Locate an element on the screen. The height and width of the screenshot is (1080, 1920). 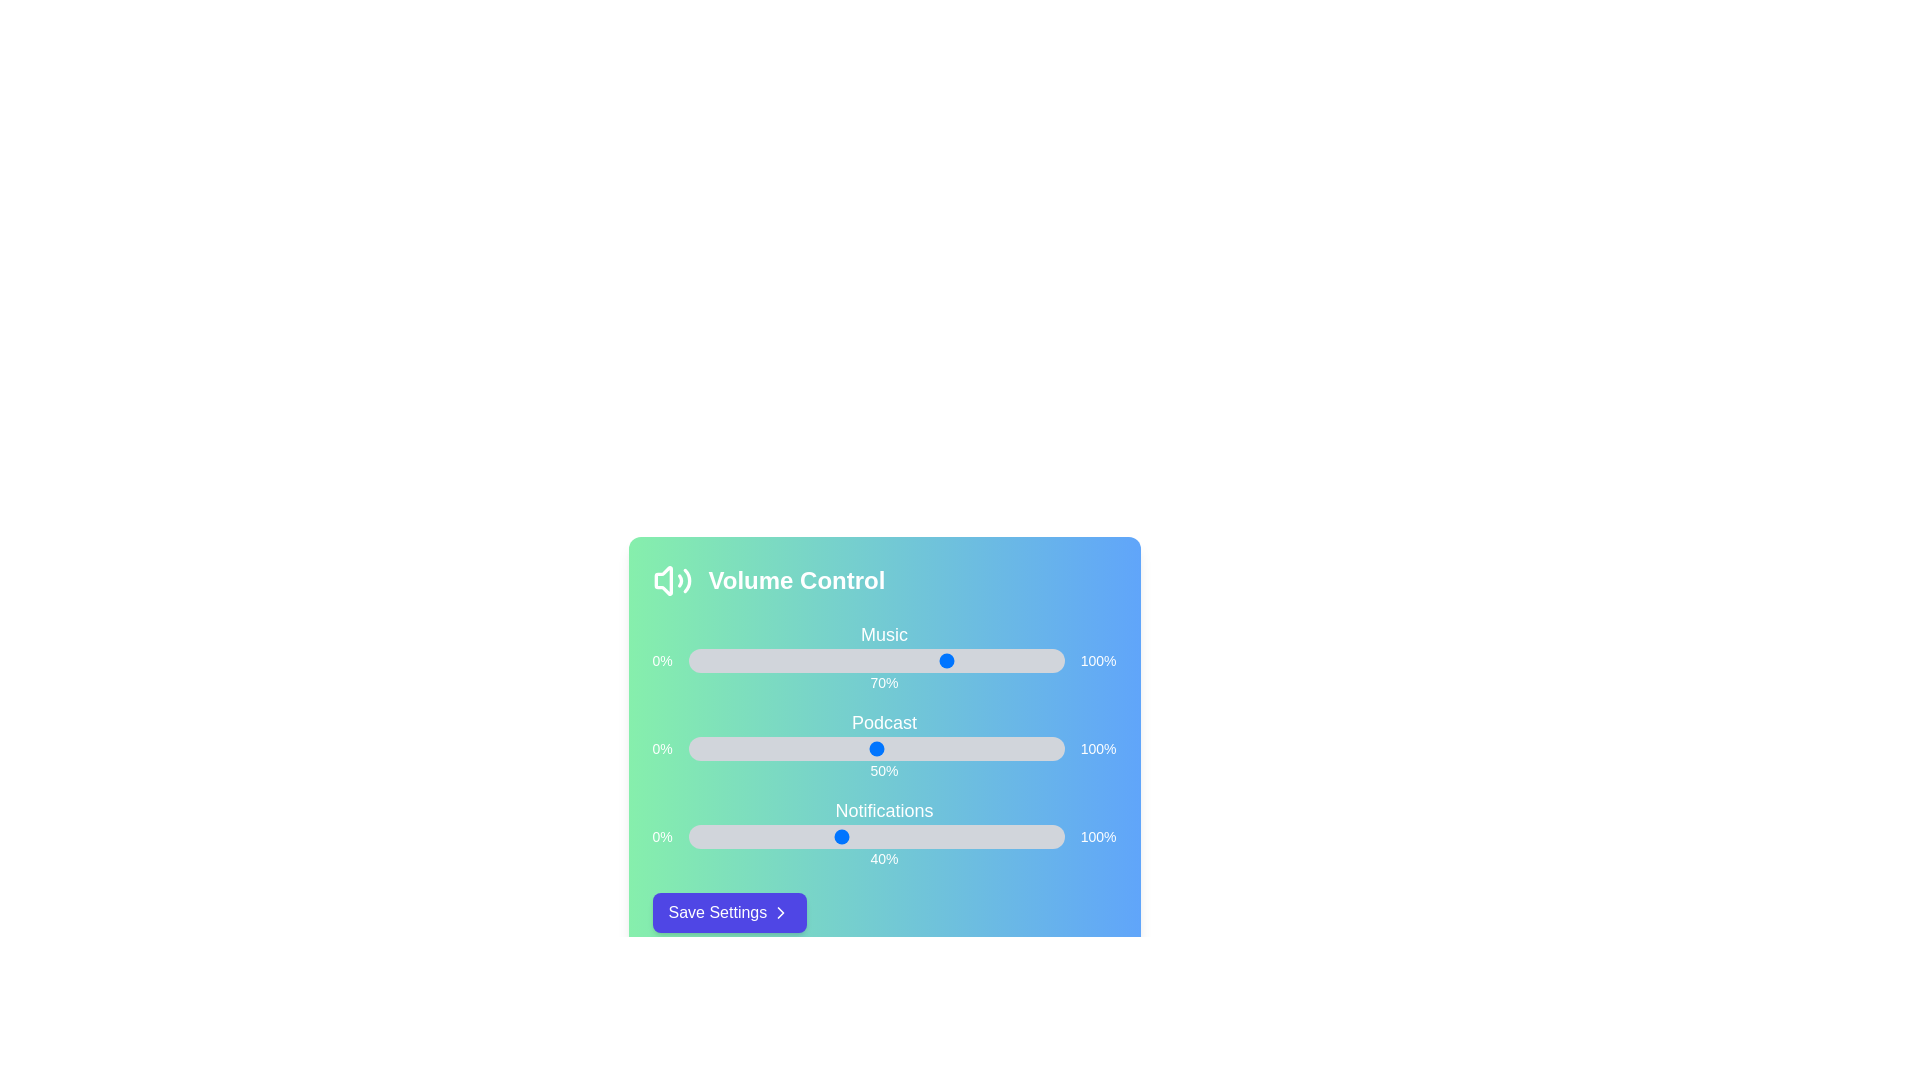
the 'Notifications' volume slider to 47% is located at coordinates (865, 837).